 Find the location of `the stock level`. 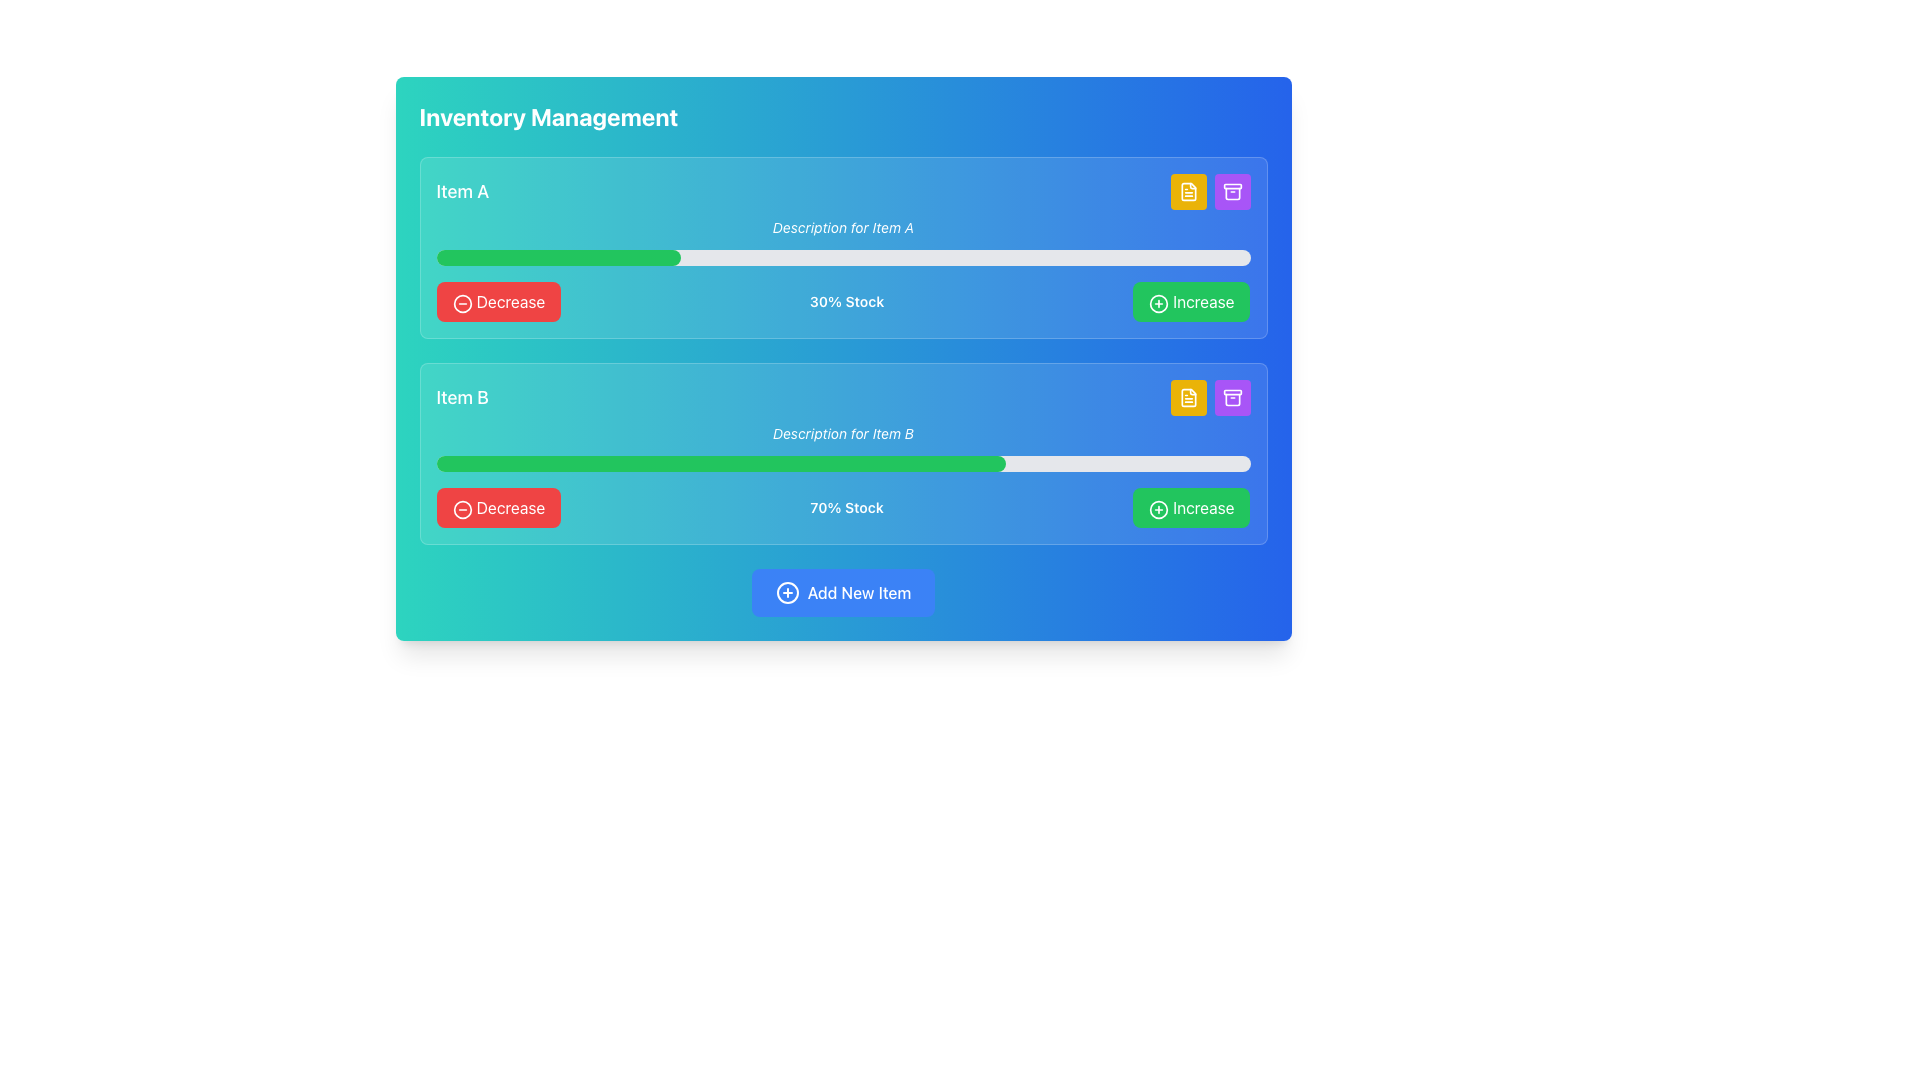

the stock level is located at coordinates (664, 257).